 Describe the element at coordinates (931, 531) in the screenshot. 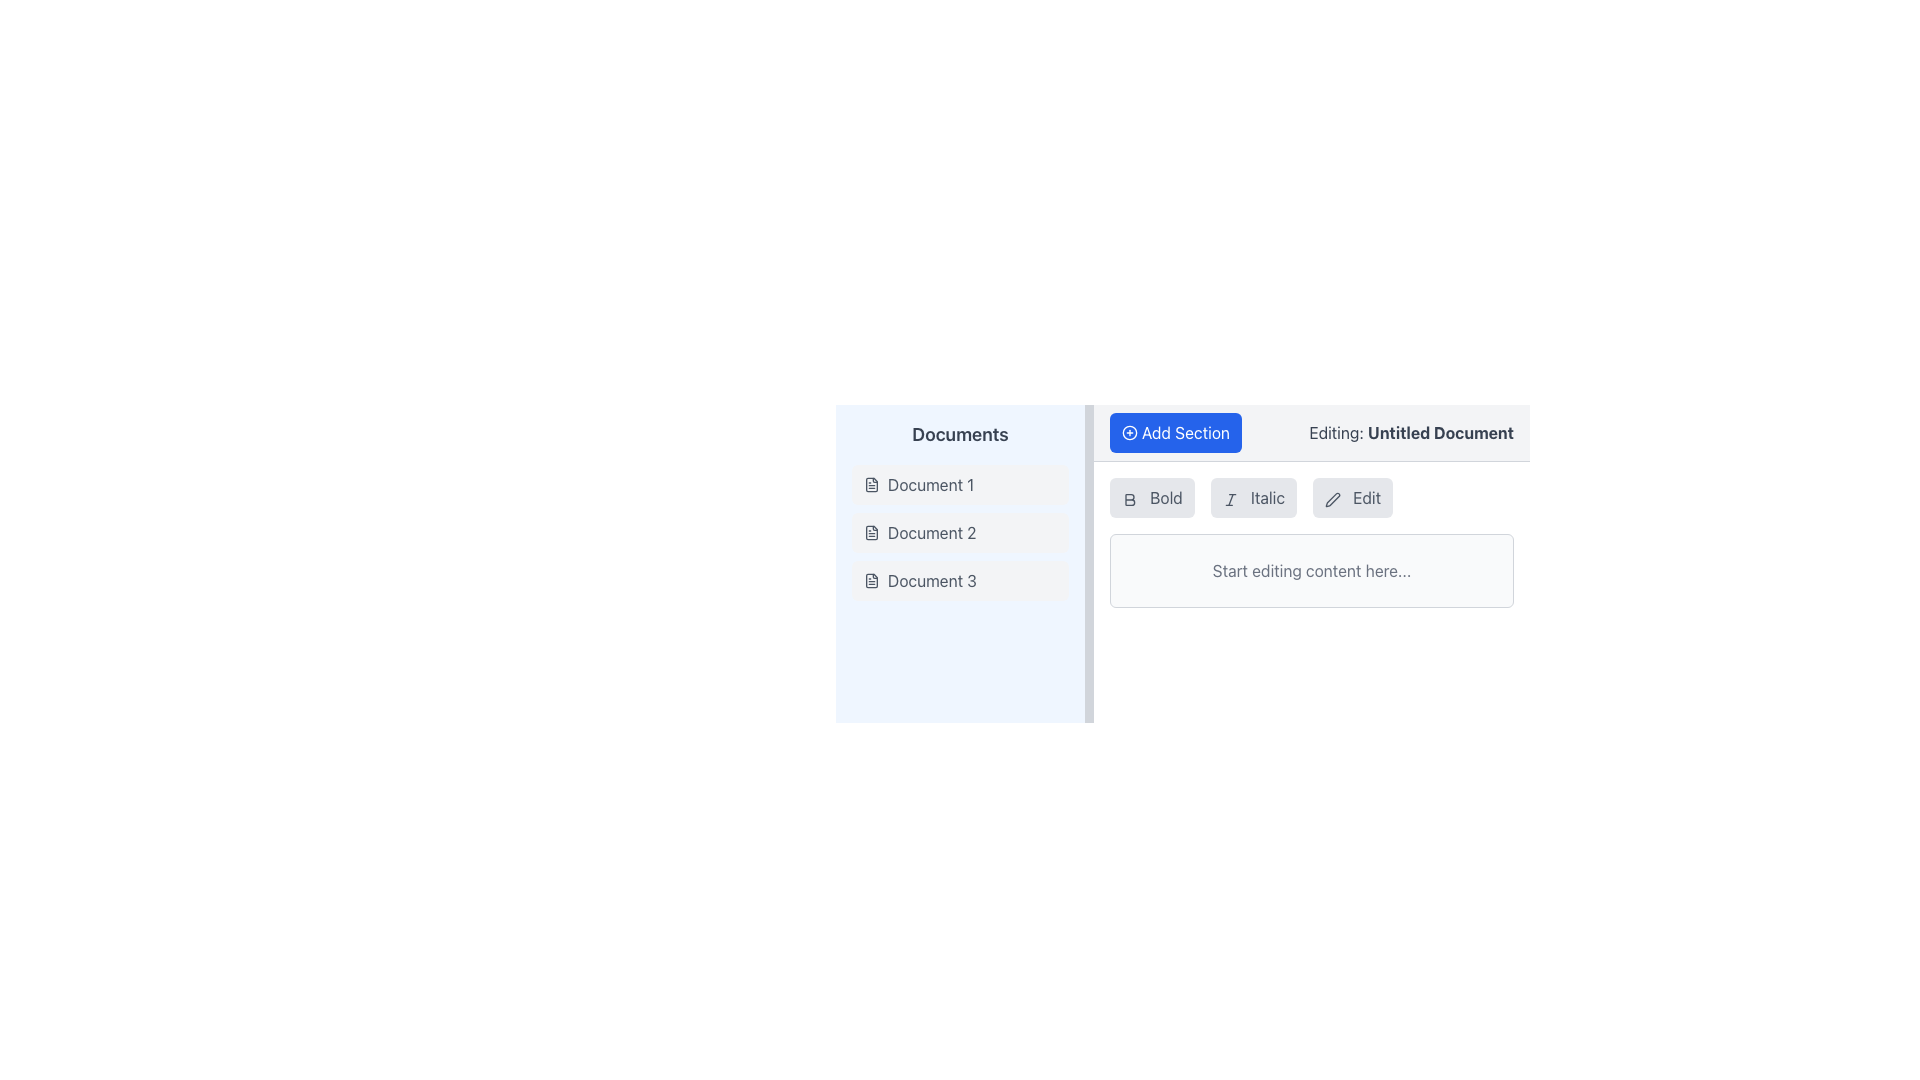

I see `the text 'Document 2'` at that location.